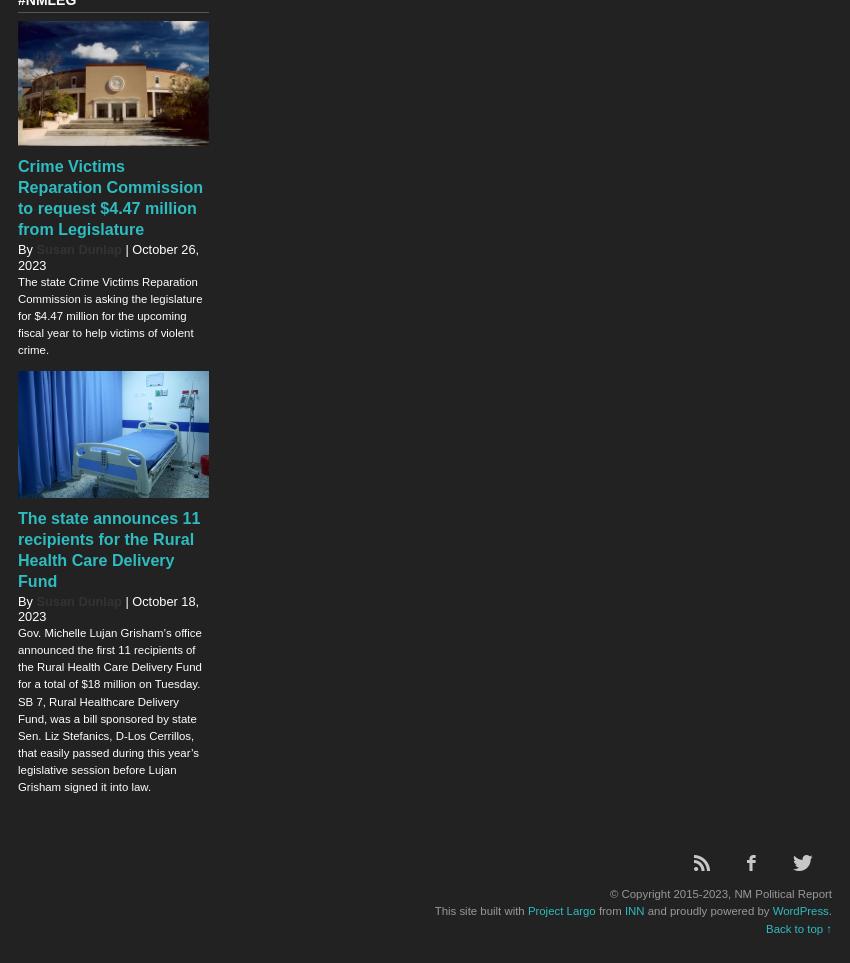 The image size is (850, 963). Describe the element at coordinates (107, 257) in the screenshot. I see `'October 26, 2023'` at that location.